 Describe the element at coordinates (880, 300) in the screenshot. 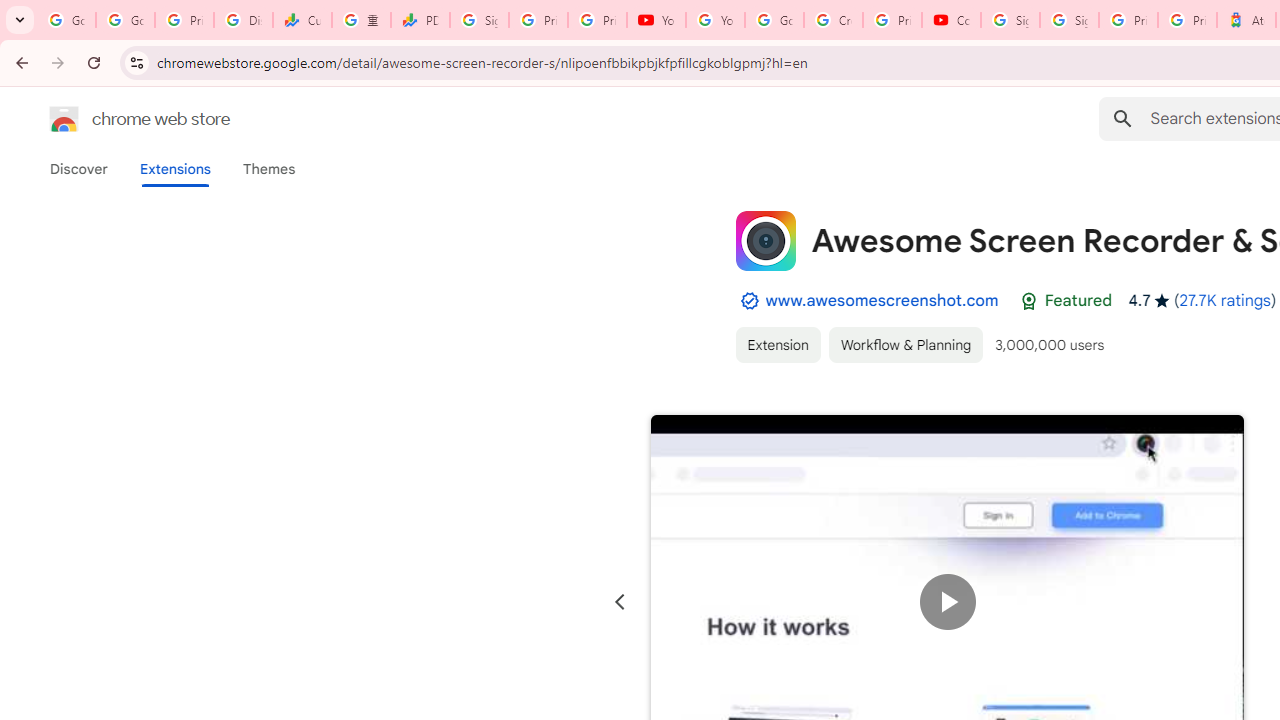

I see `'www.awesomescreenshot.com'` at that location.